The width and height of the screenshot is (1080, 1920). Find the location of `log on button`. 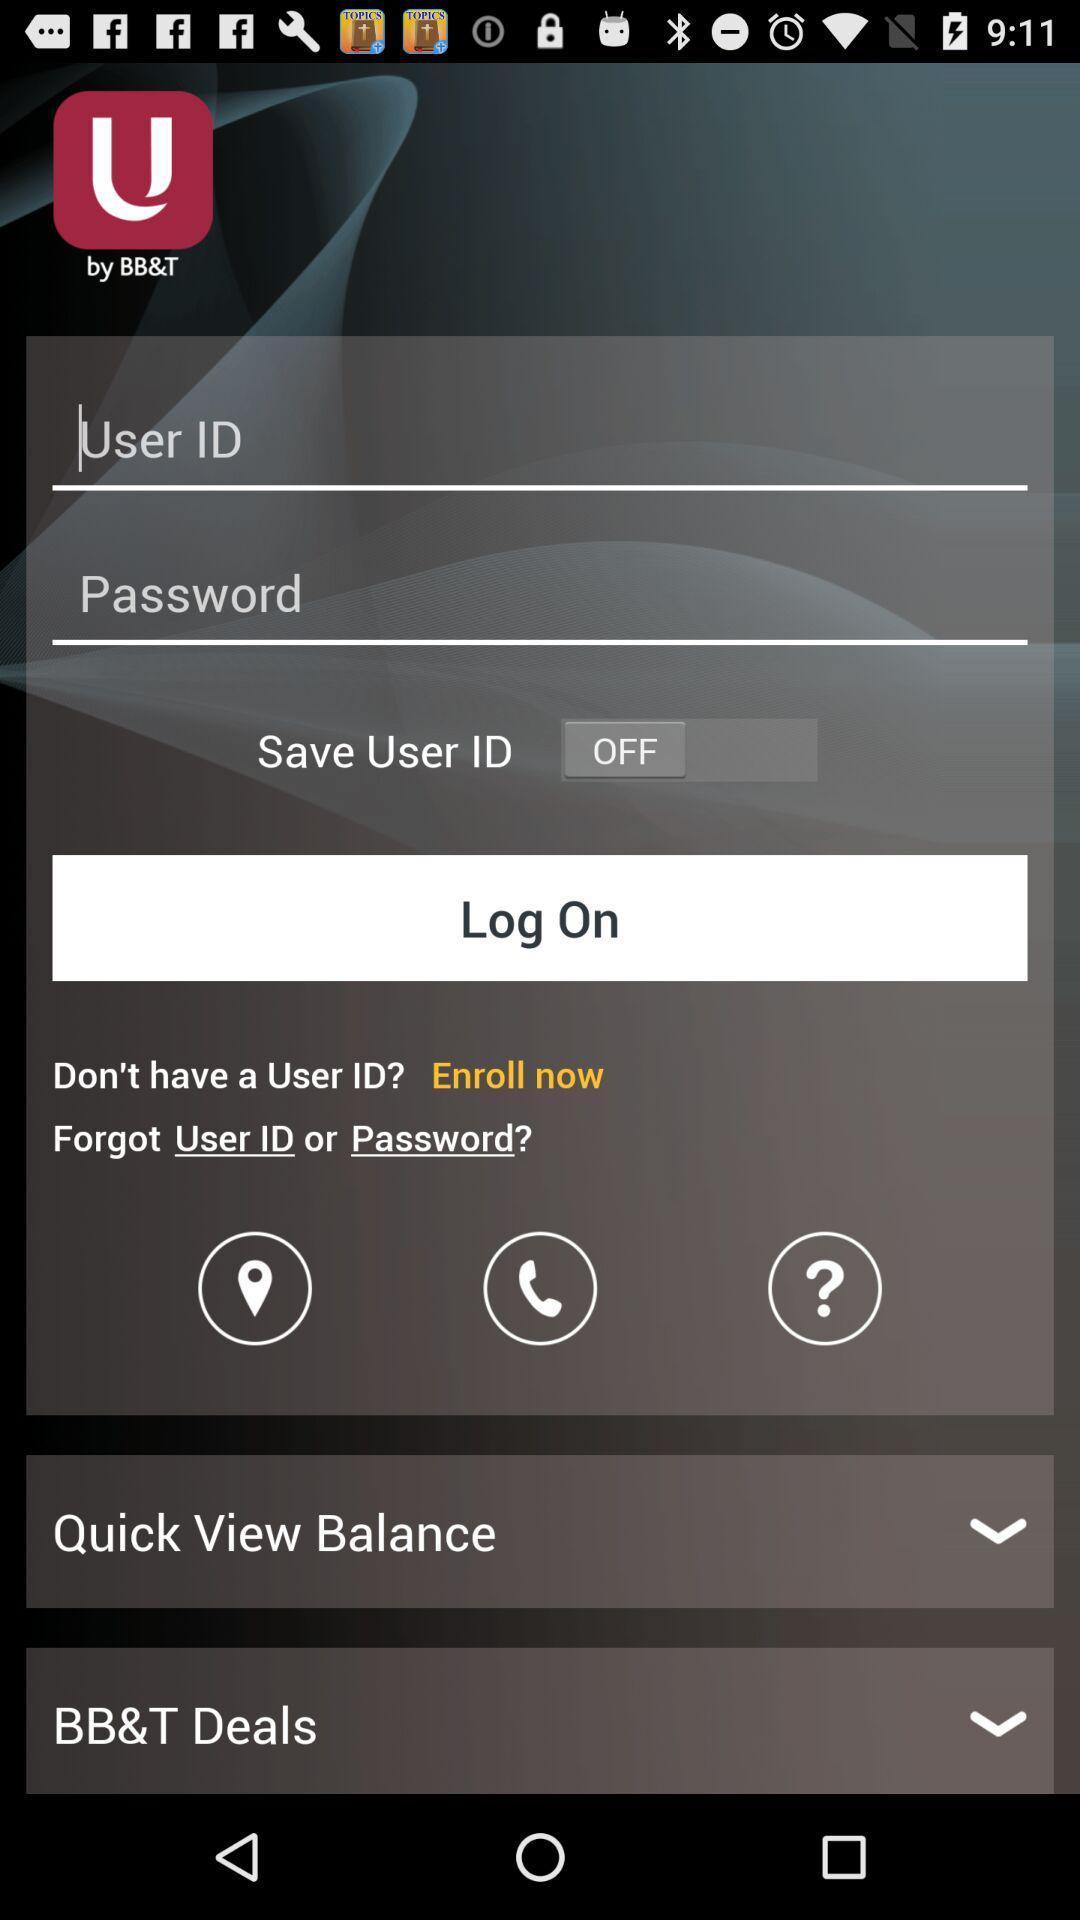

log on button is located at coordinates (540, 916).